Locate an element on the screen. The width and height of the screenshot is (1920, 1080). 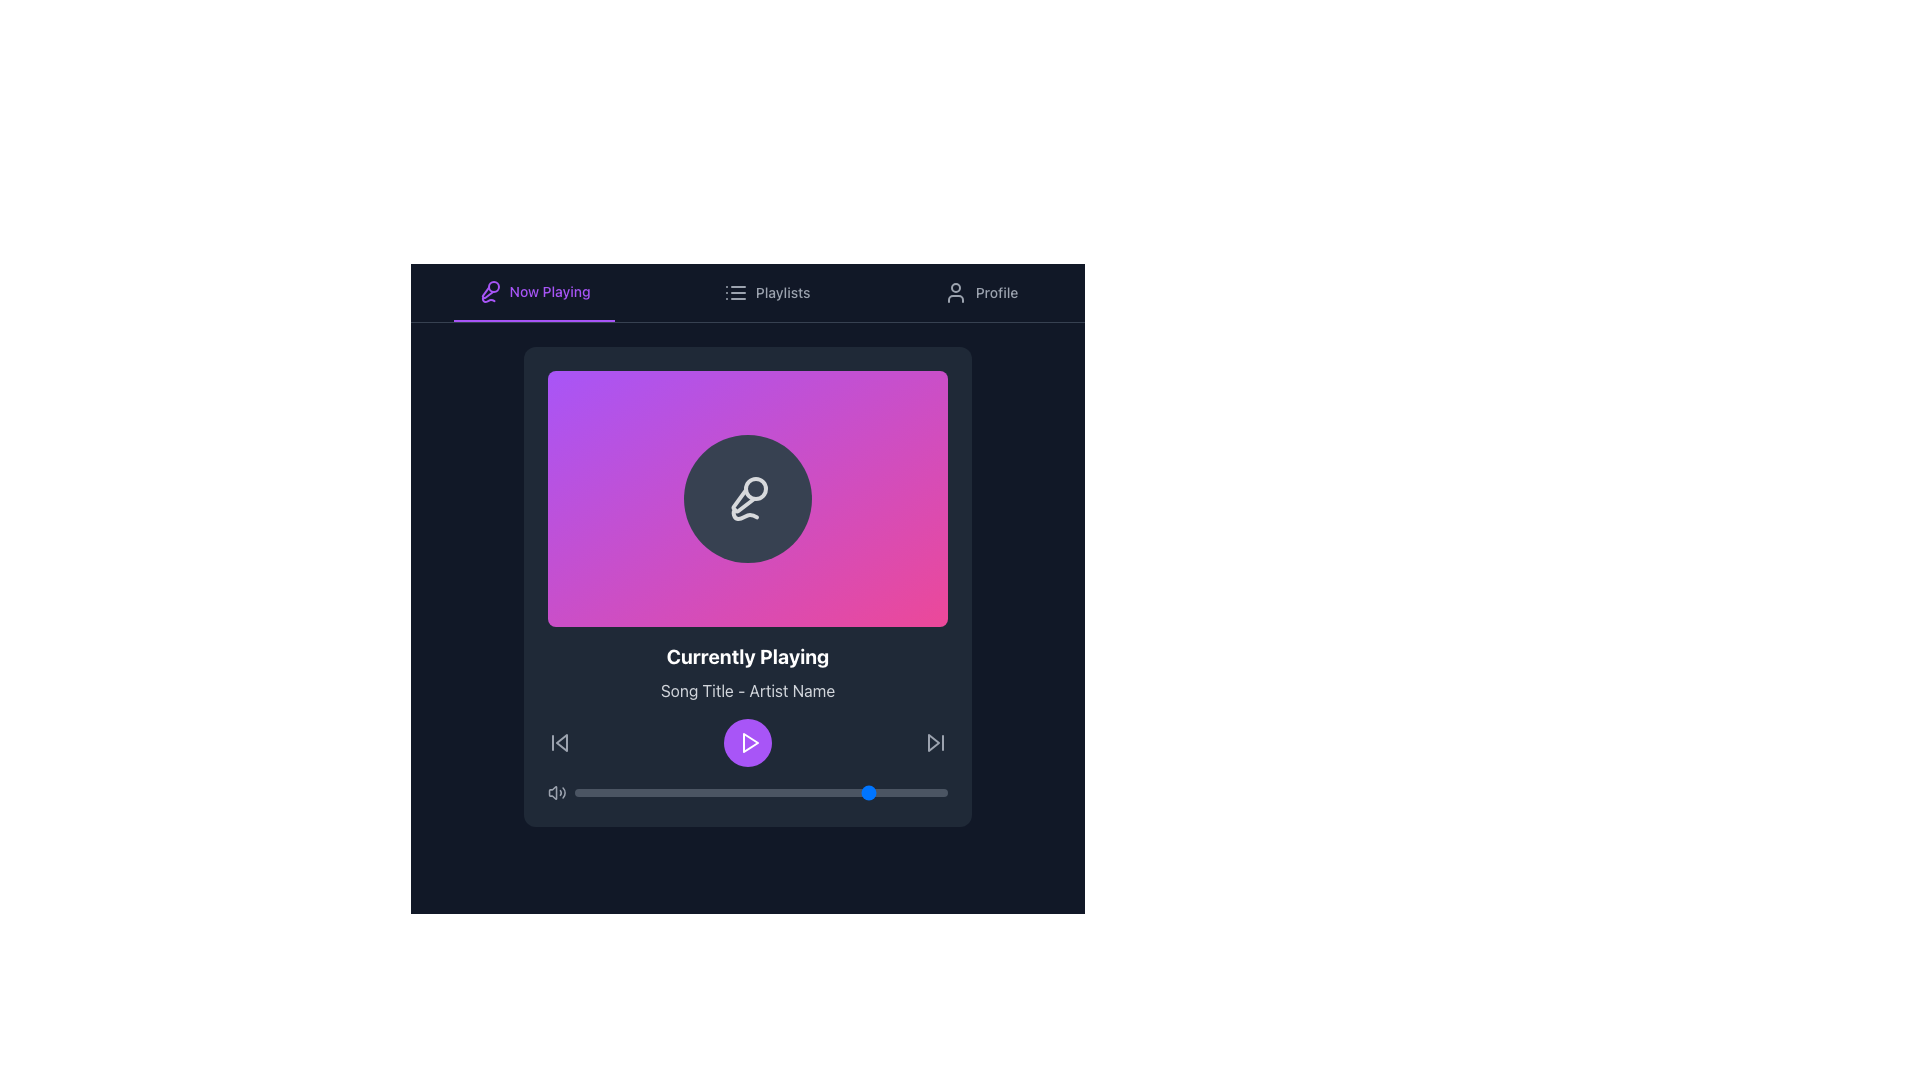
the play/pause button located centrally below the 'Currently Playing' text and flanked by skip backward and skip forward buttons to play or pause the media is located at coordinates (747, 743).